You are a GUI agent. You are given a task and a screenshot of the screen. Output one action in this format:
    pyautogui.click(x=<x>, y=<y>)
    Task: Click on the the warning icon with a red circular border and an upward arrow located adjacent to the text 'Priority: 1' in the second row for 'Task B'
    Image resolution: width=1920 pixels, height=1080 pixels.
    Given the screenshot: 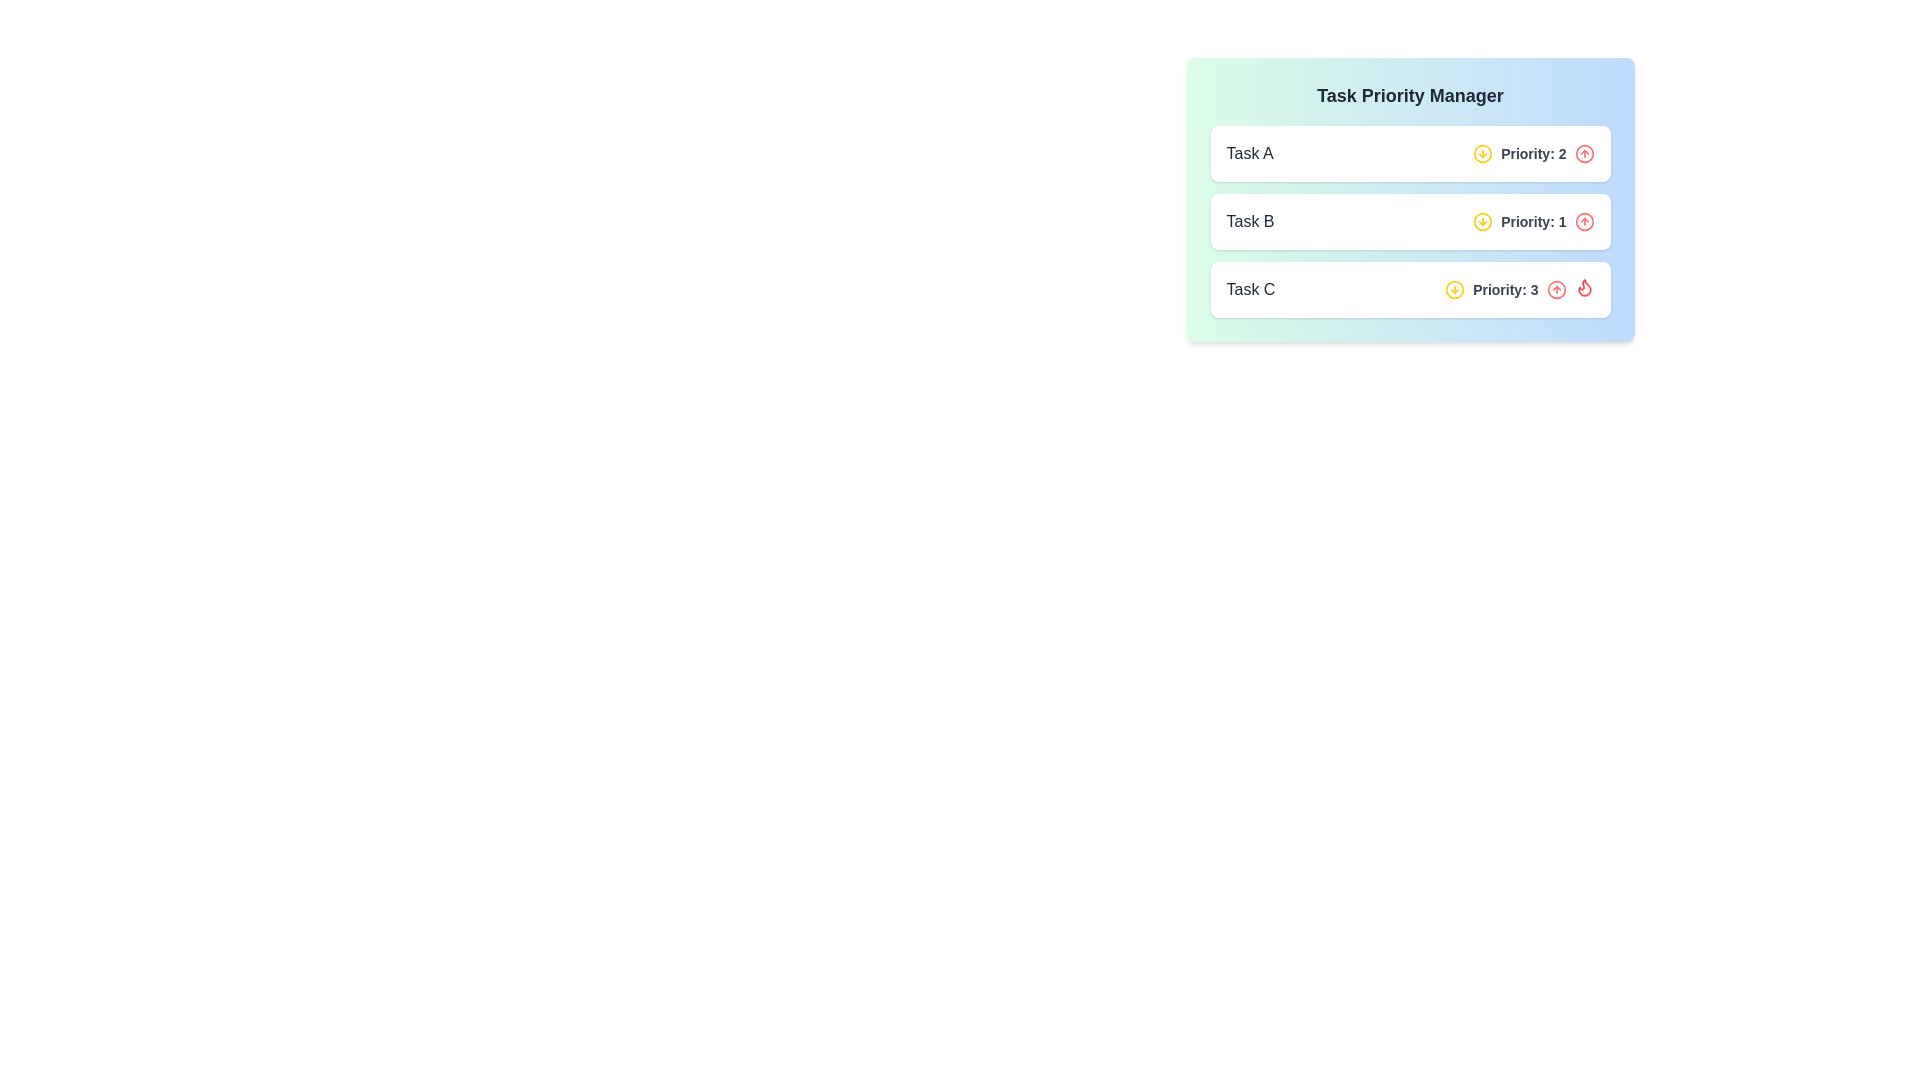 What is the action you would take?
    pyautogui.click(x=1583, y=222)
    